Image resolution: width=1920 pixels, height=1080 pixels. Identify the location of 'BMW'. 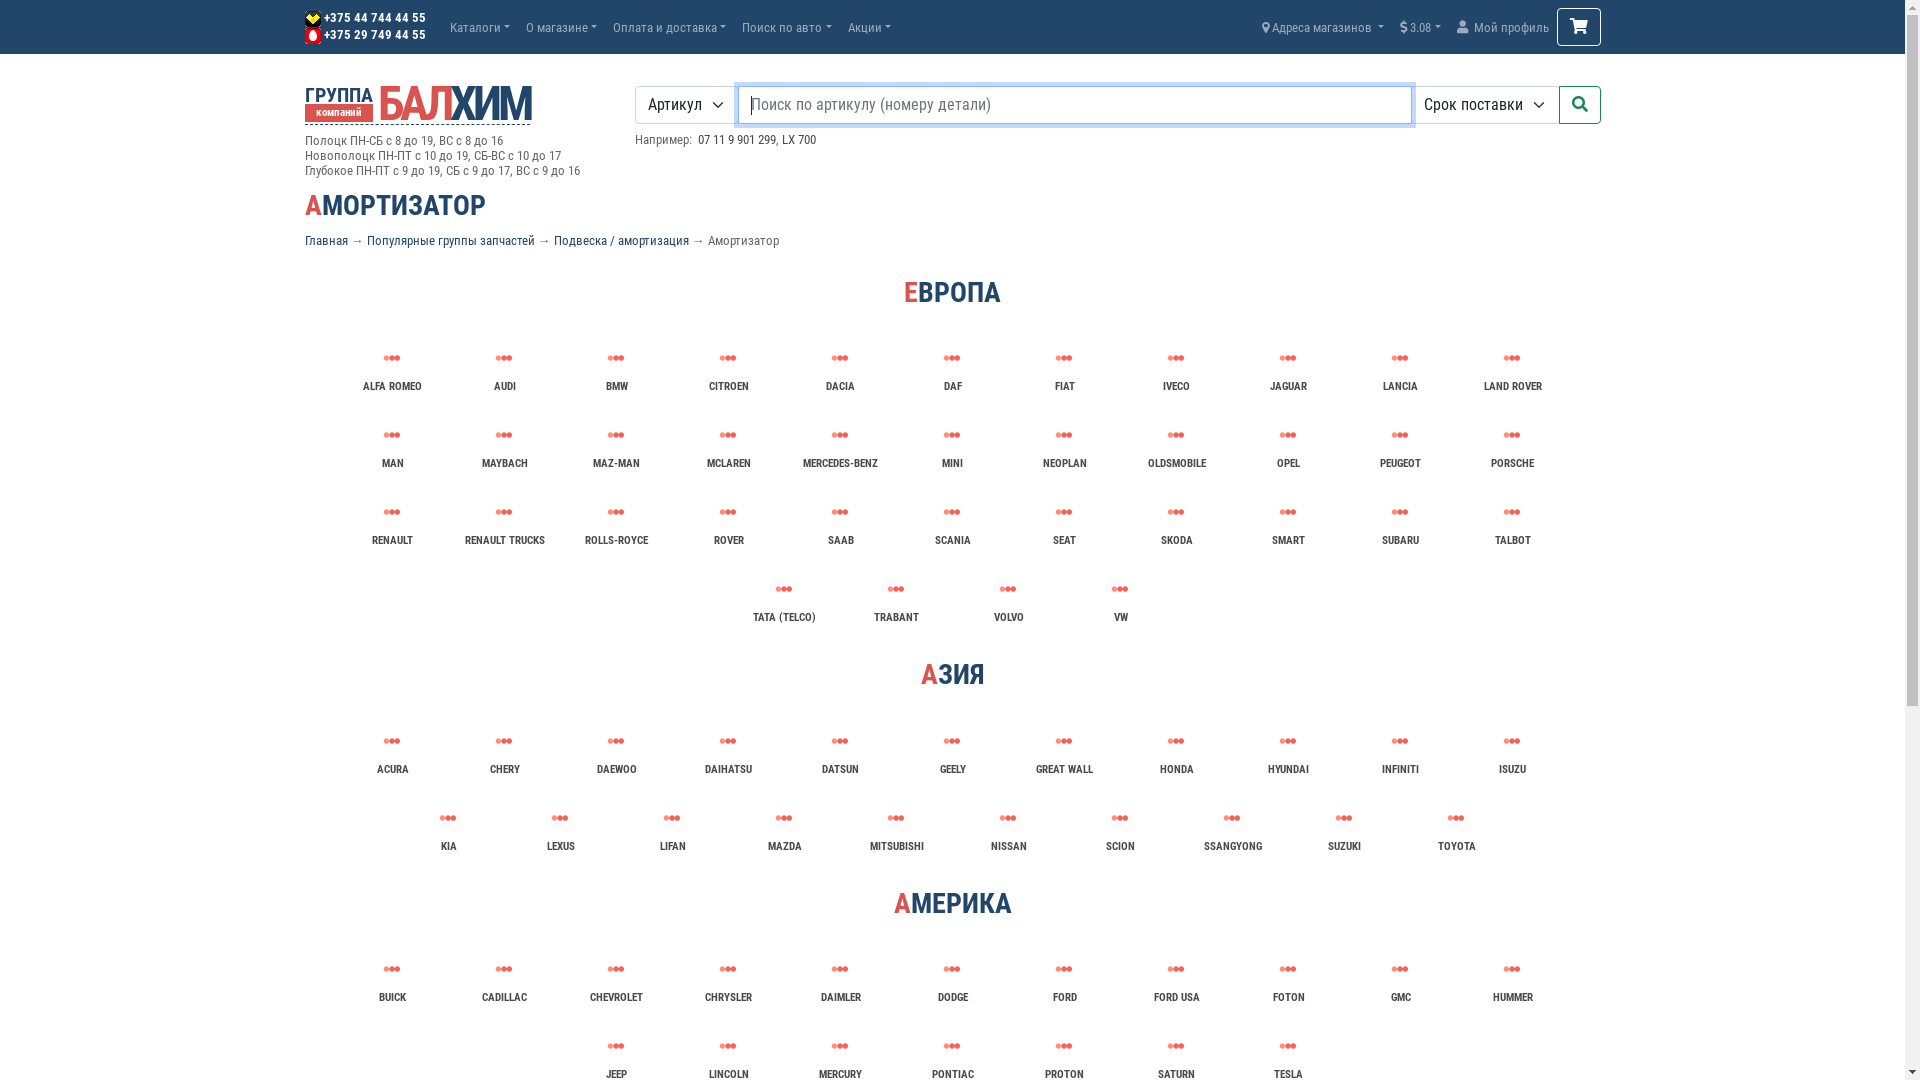
(563, 365).